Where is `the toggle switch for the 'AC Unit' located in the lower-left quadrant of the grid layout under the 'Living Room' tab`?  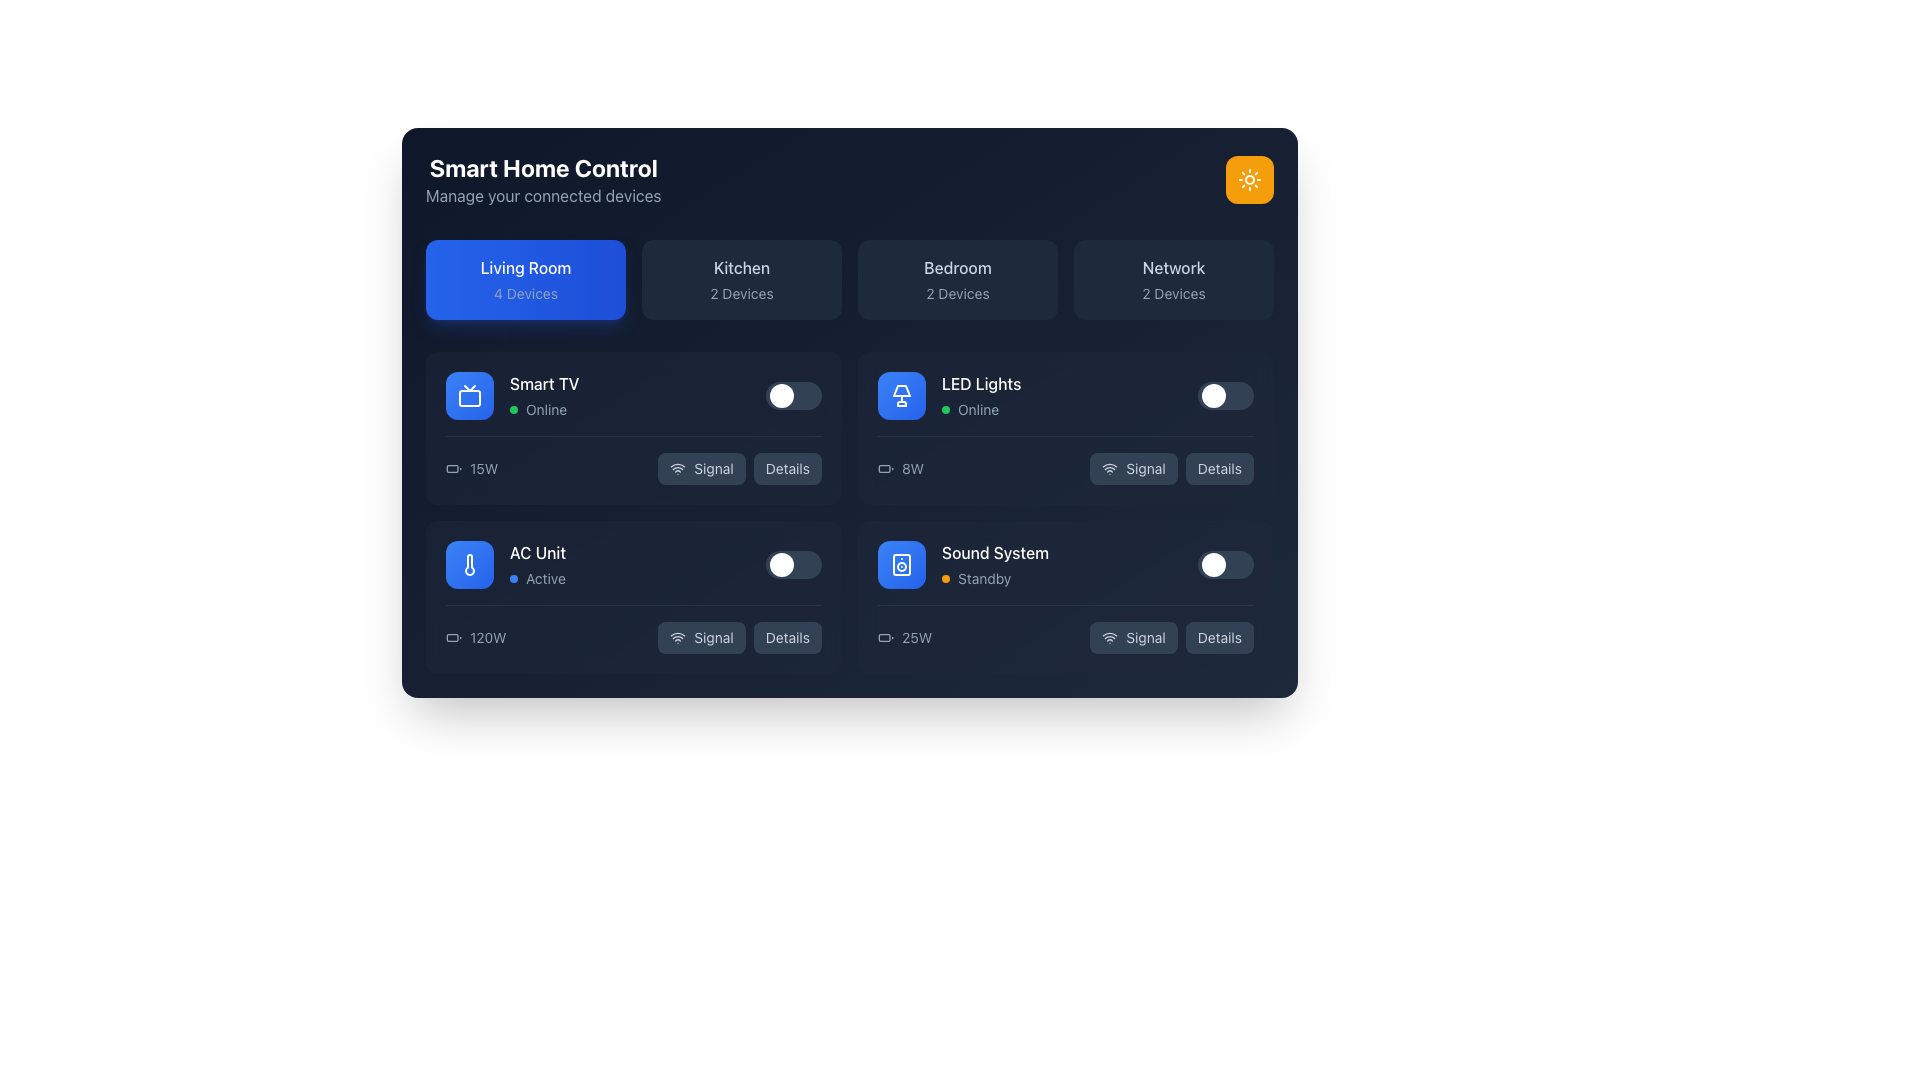 the toggle switch for the 'AC Unit' located in the lower-left quadrant of the grid layout under the 'Living Room' tab is located at coordinates (792, 564).